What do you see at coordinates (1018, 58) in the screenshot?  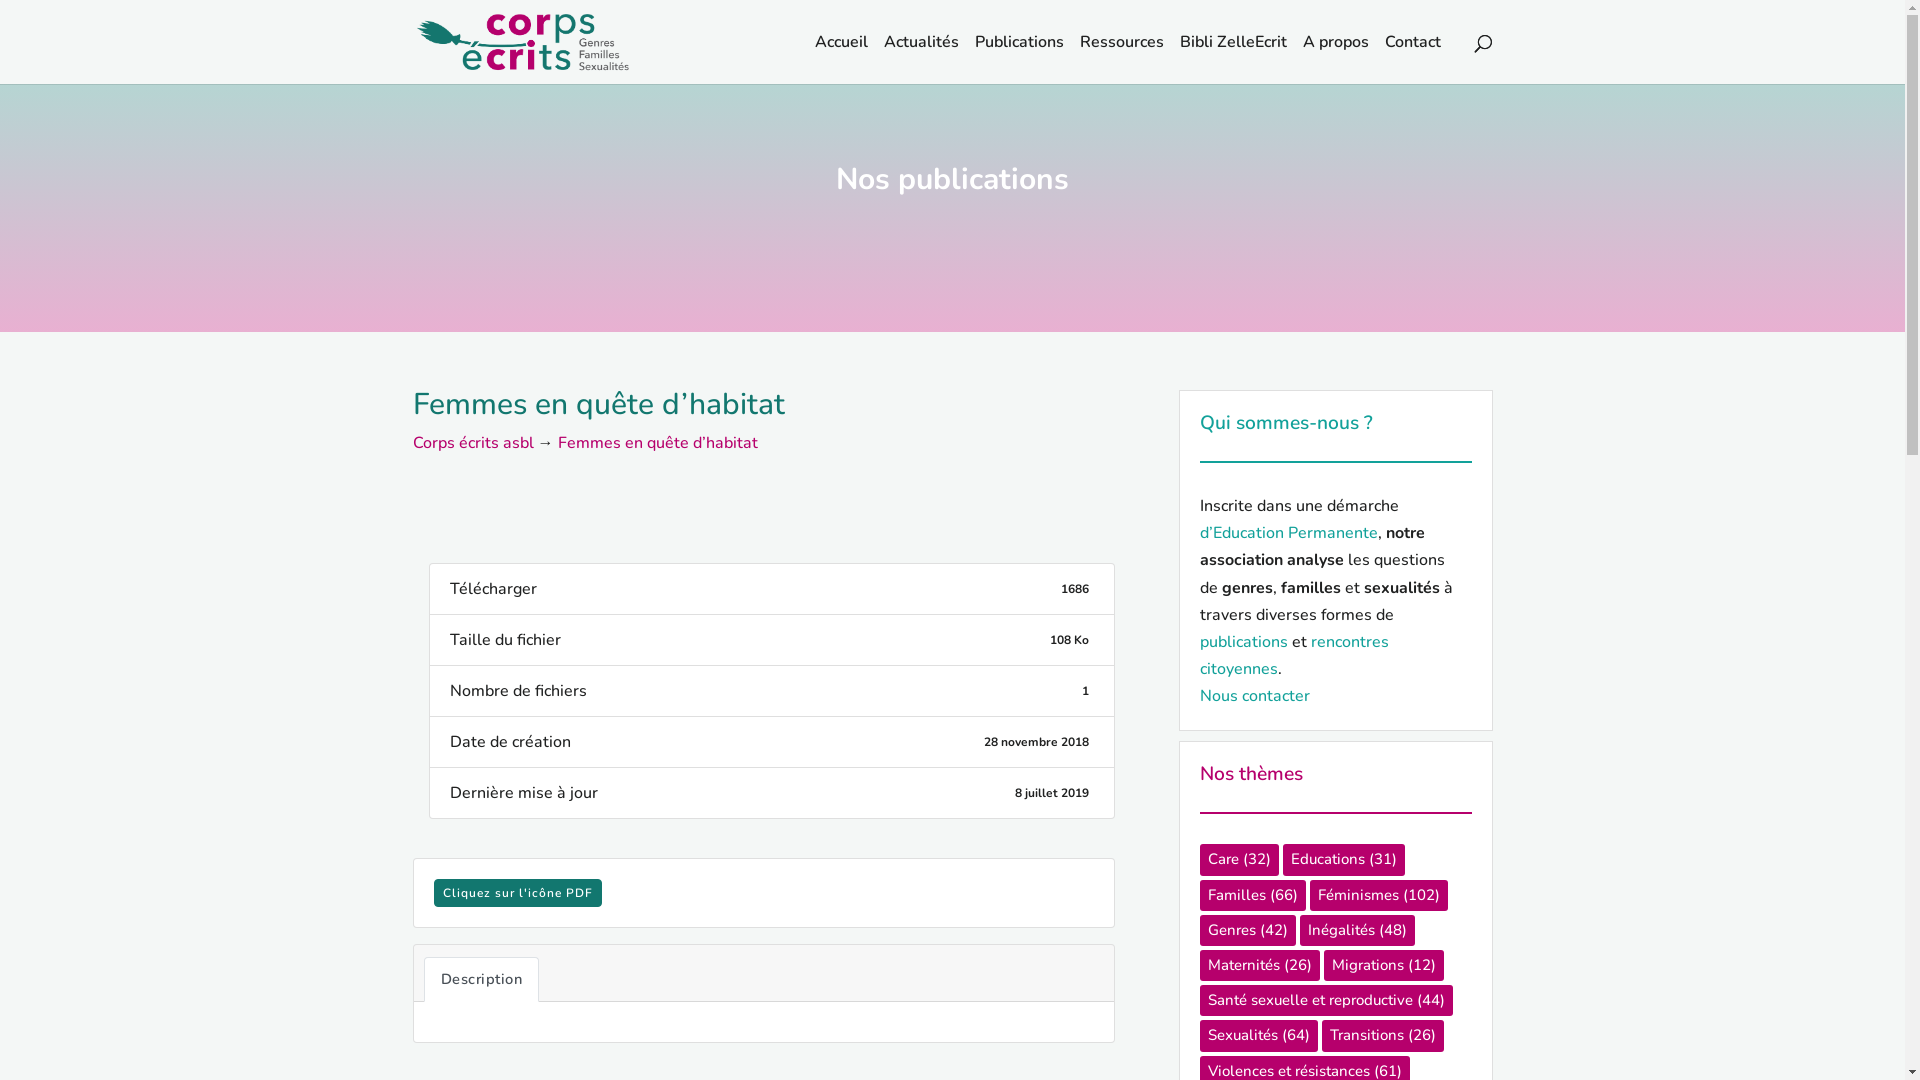 I see `'Publications'` at bounding box center [1018, 58].